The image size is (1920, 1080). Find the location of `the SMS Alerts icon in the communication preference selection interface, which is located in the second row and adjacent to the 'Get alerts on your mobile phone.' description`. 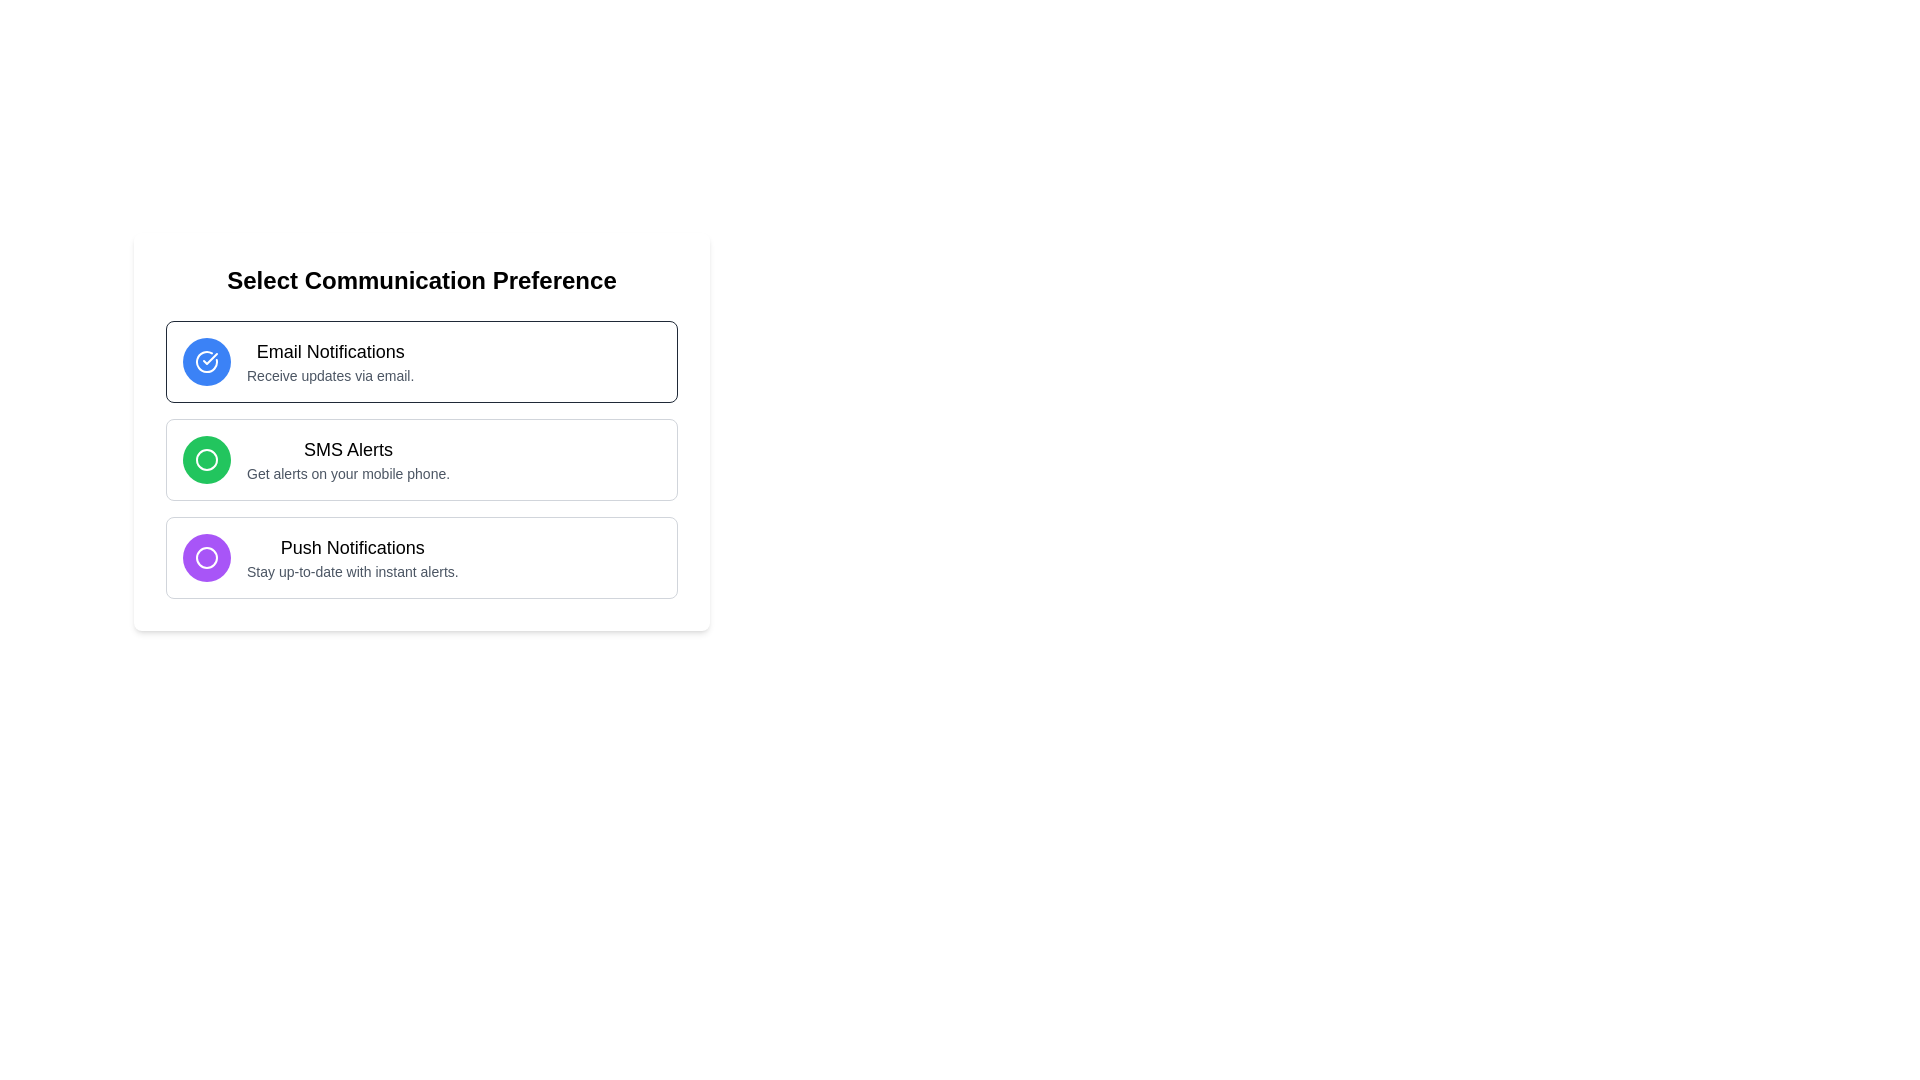

the SMS Alerts icon in the communication preference selection interface, which is located in the second row and adjacent to the 'Get alerts on your mobile phone.' description is located at coordinates (206, 459).